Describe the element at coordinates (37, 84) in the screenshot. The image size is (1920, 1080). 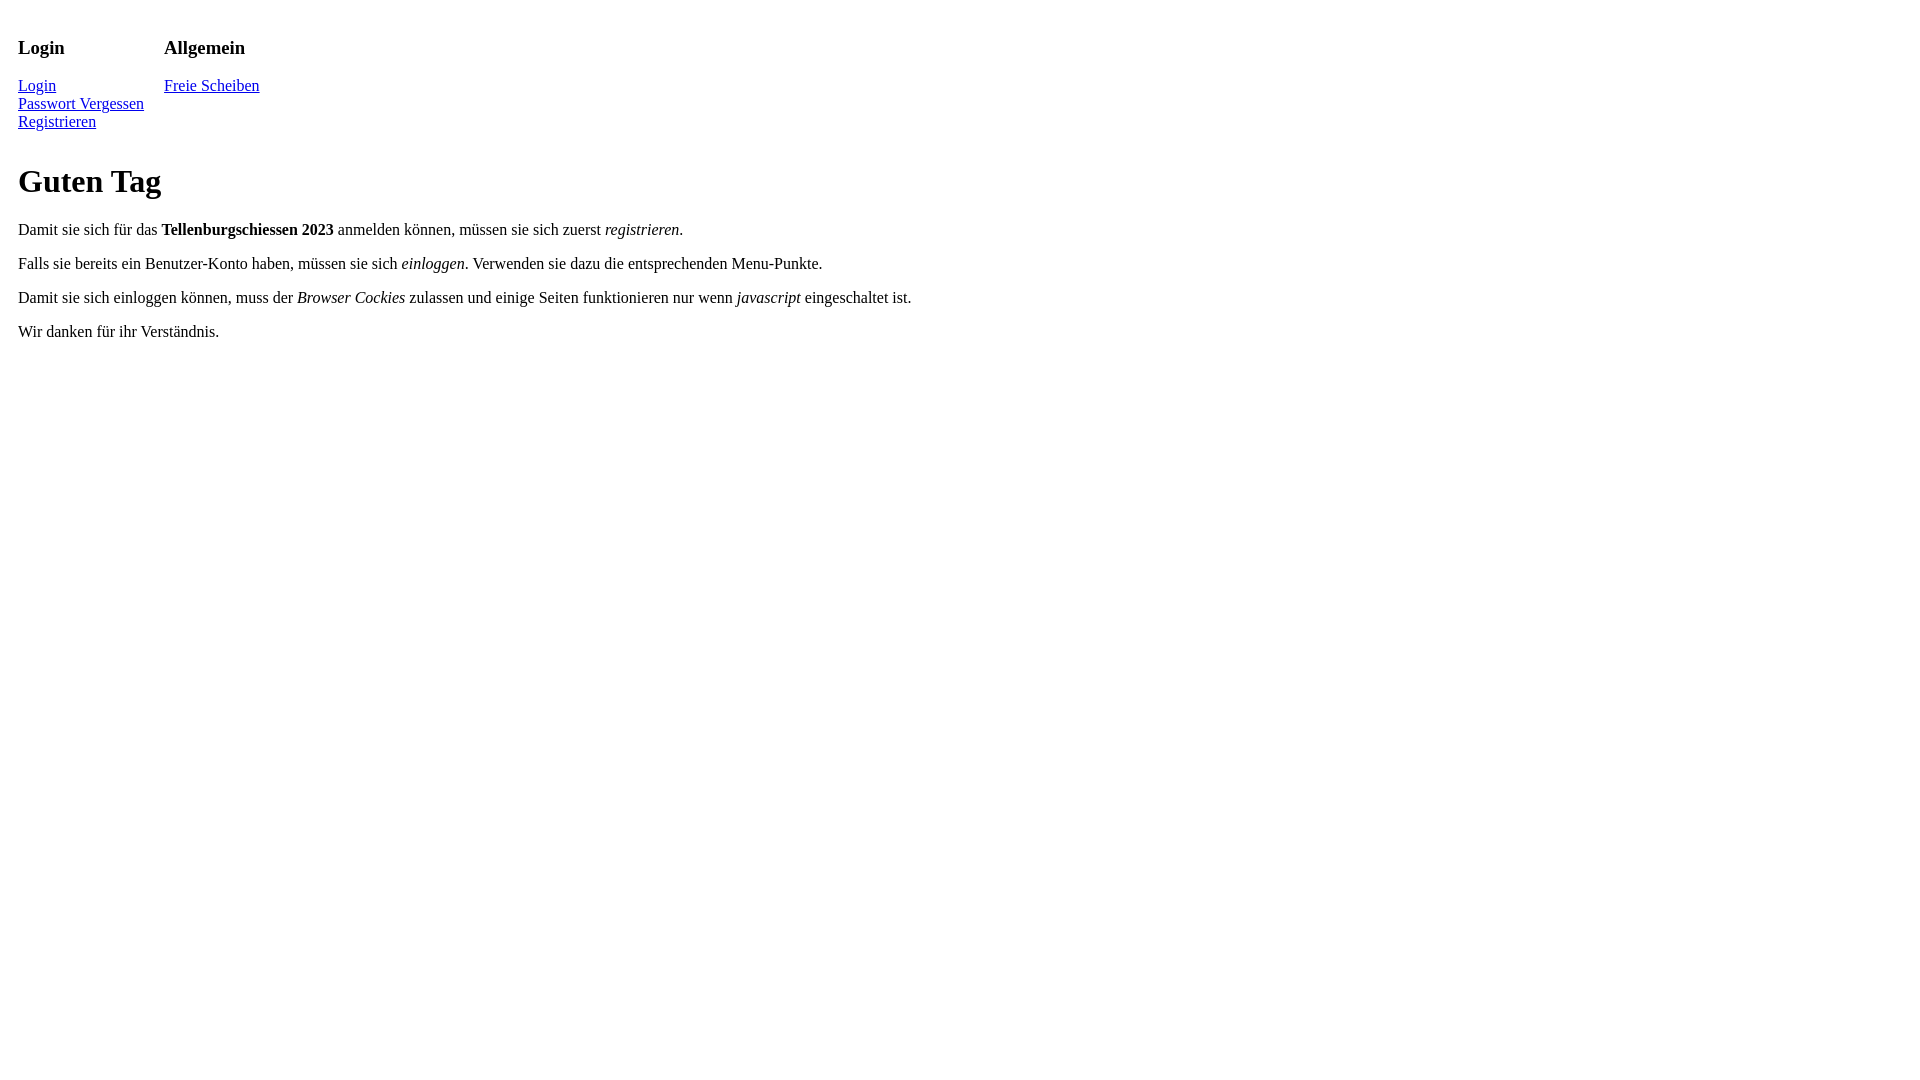
I see `'Login'` at that location.